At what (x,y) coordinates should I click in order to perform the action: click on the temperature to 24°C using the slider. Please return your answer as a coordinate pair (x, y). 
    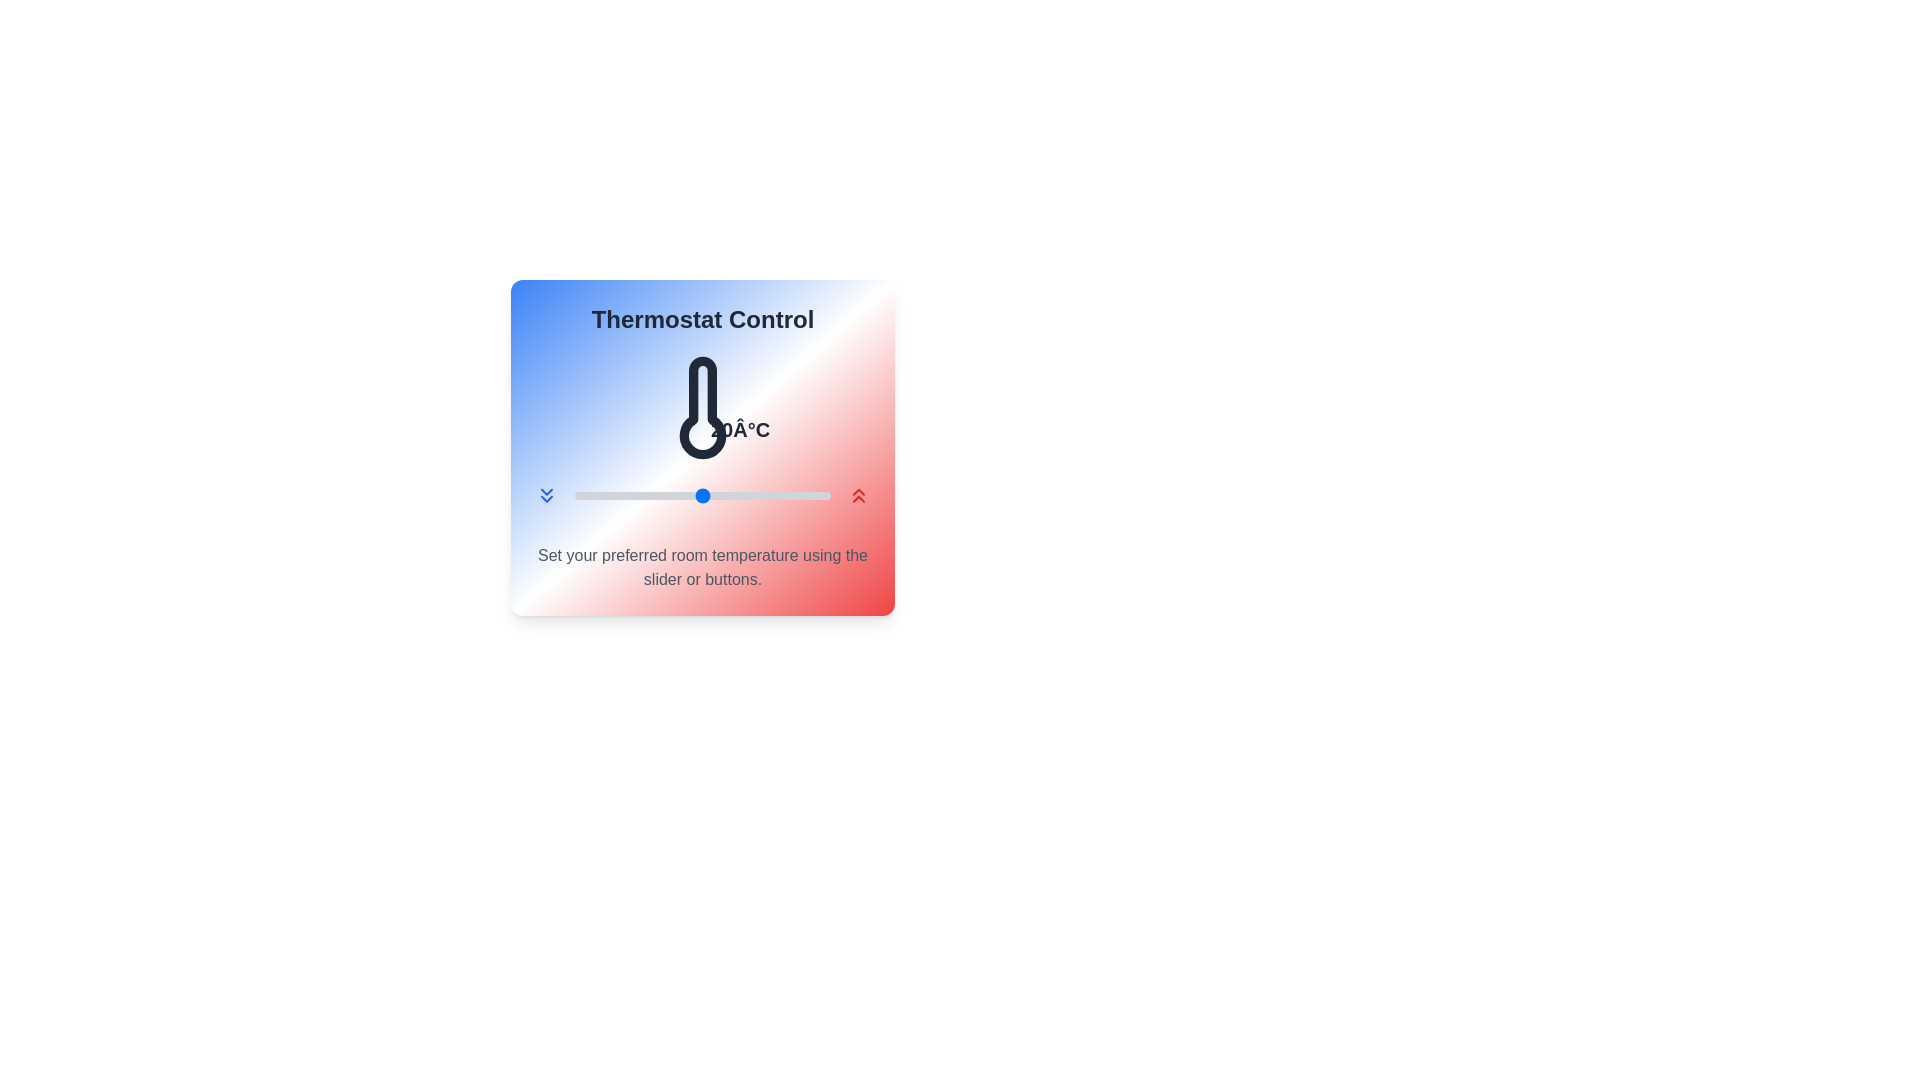
    Looking at the image, I should click on (752, 495).